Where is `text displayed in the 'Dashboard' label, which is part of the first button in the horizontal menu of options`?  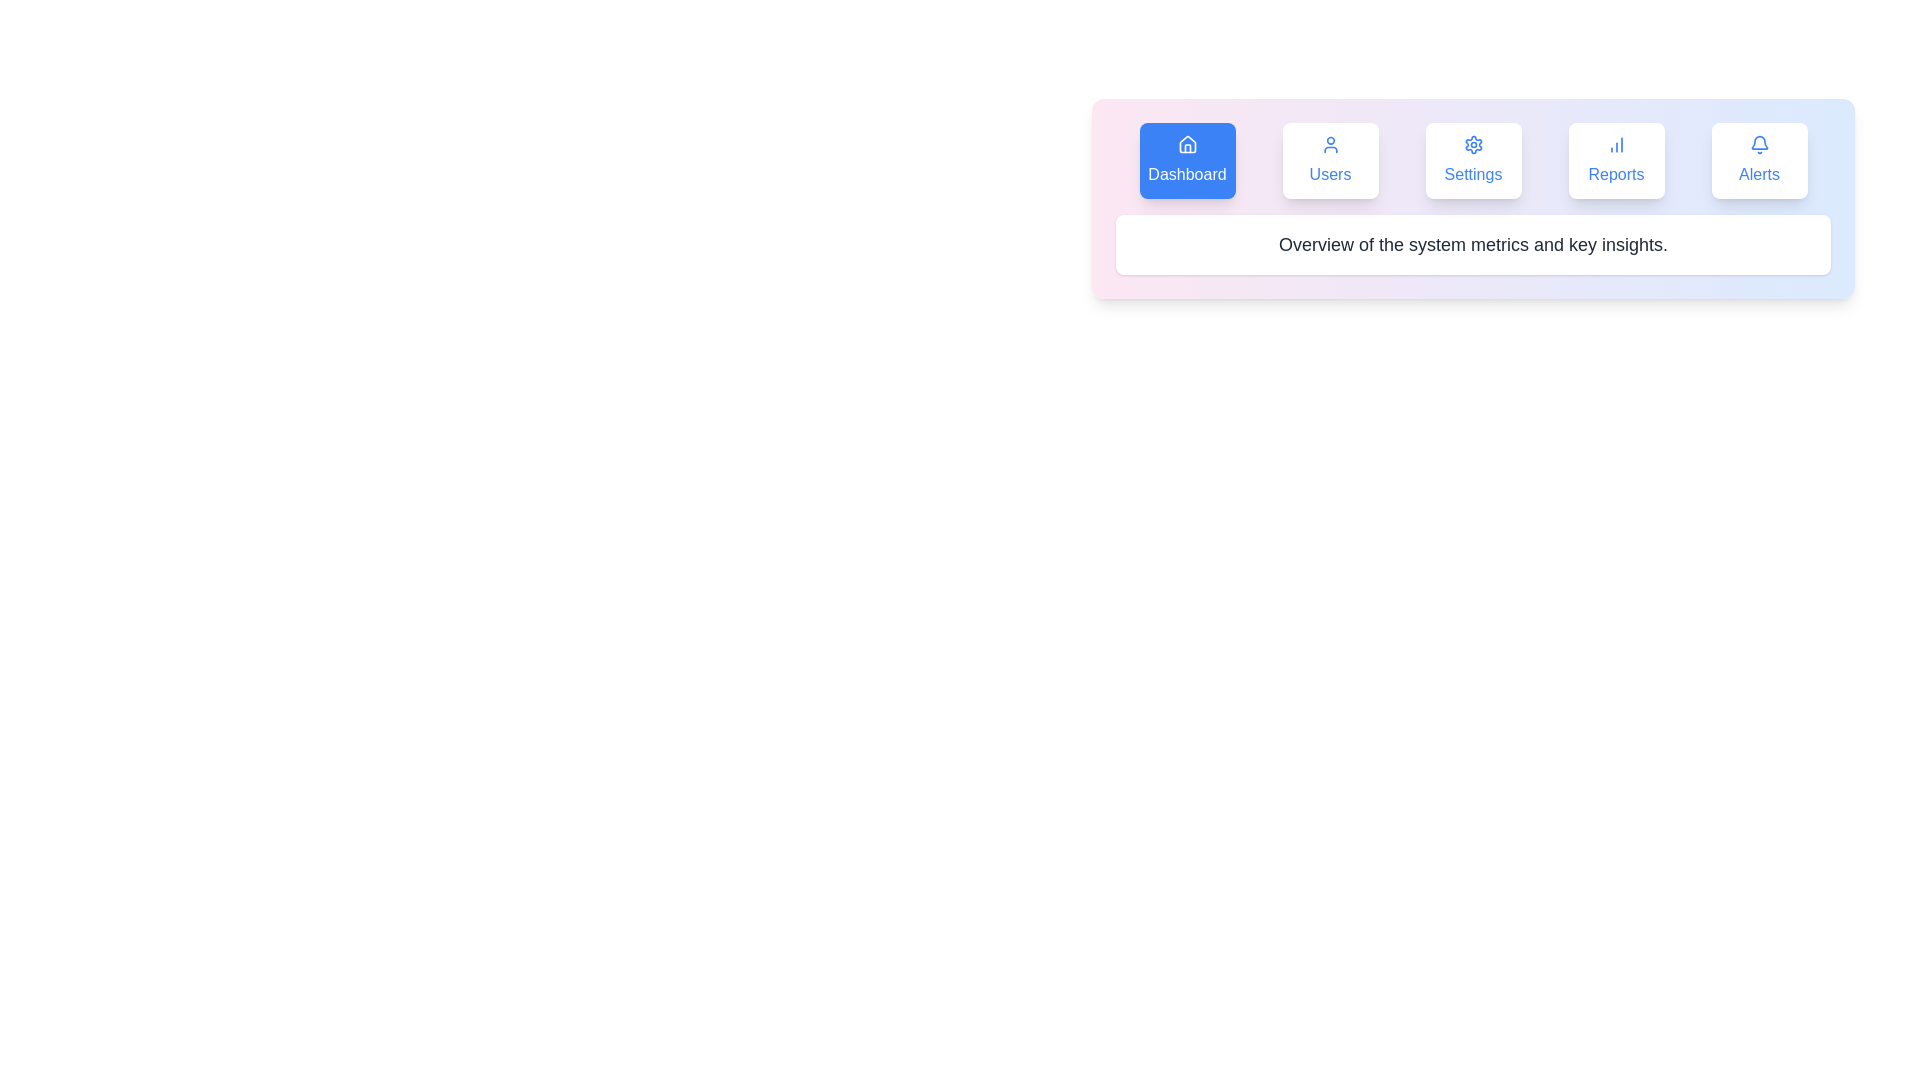
text displayed in the 'Dashboard' label, which is part of the first button in the horizontal menu of options is located at coordinates (1187, 173).